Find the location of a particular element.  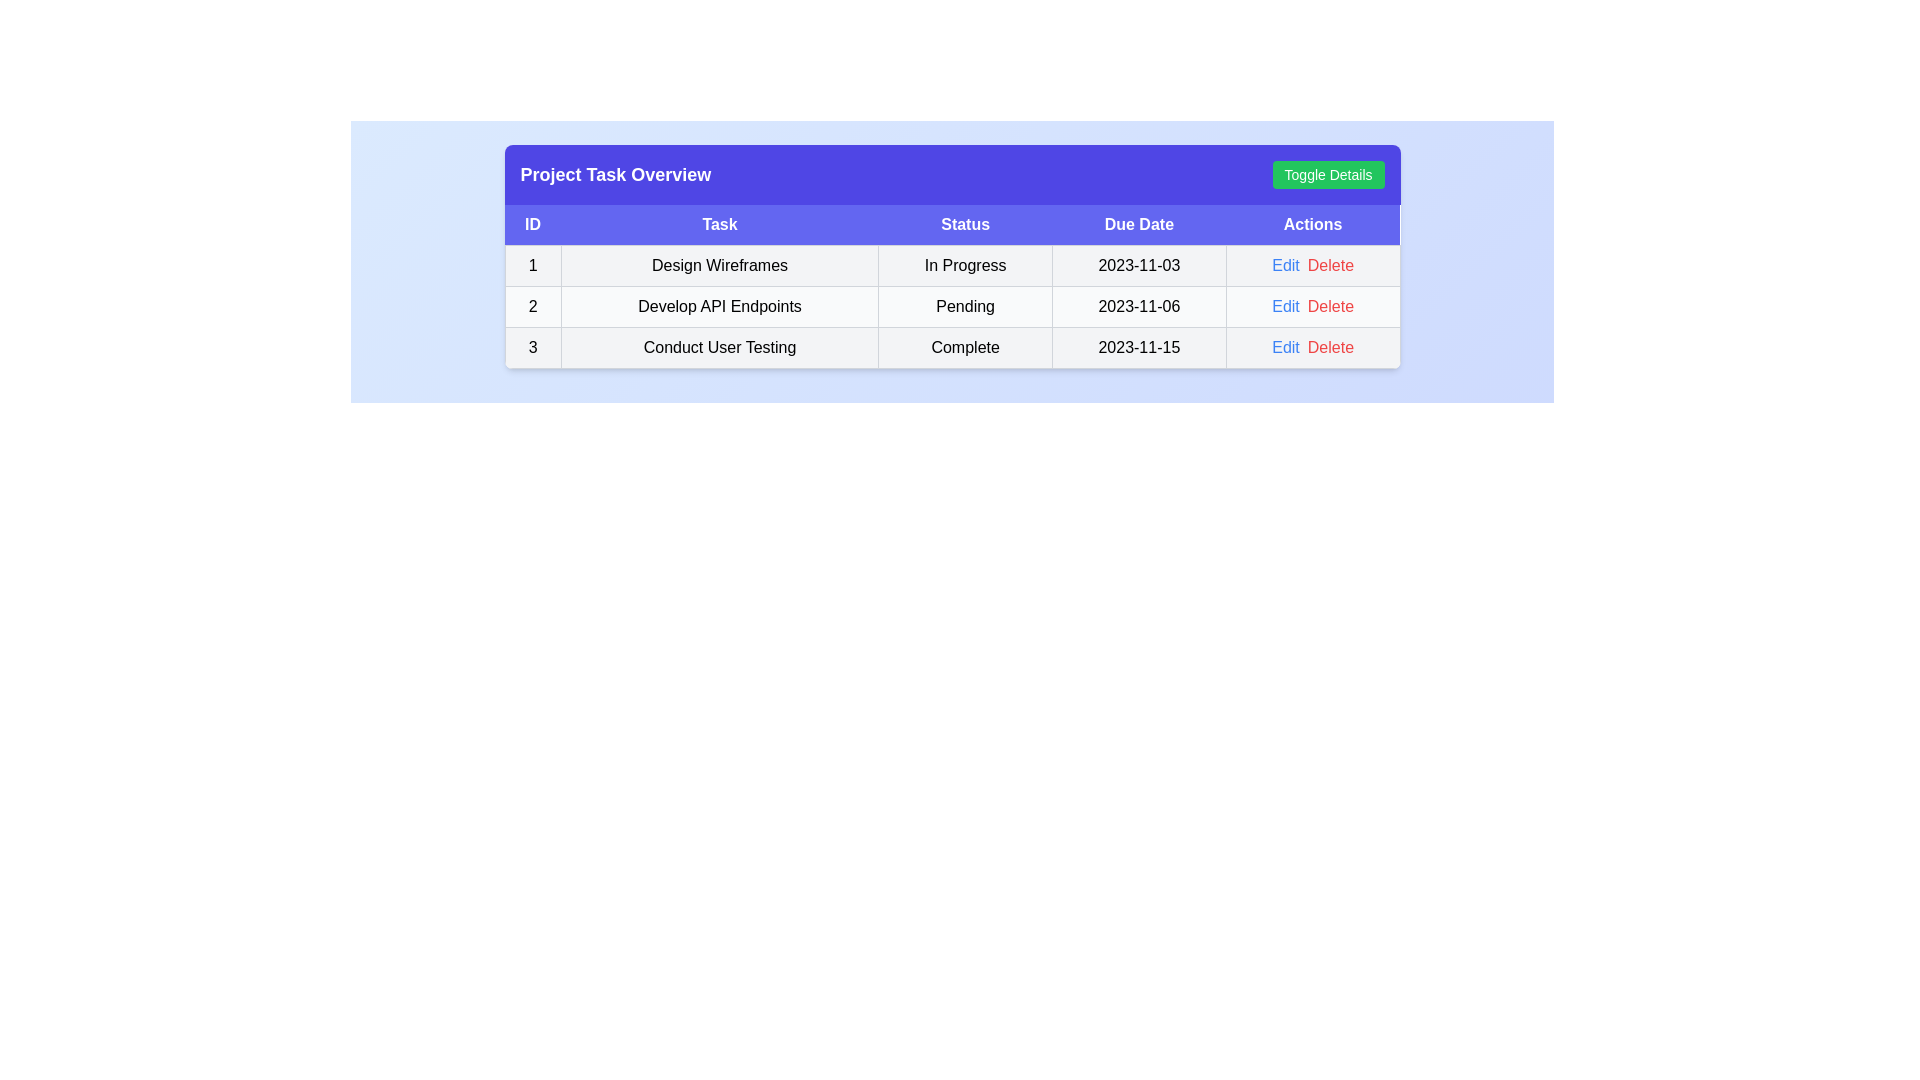

the row corresponding to task ID 3 to highlight it is located at coordinates (951, 346).